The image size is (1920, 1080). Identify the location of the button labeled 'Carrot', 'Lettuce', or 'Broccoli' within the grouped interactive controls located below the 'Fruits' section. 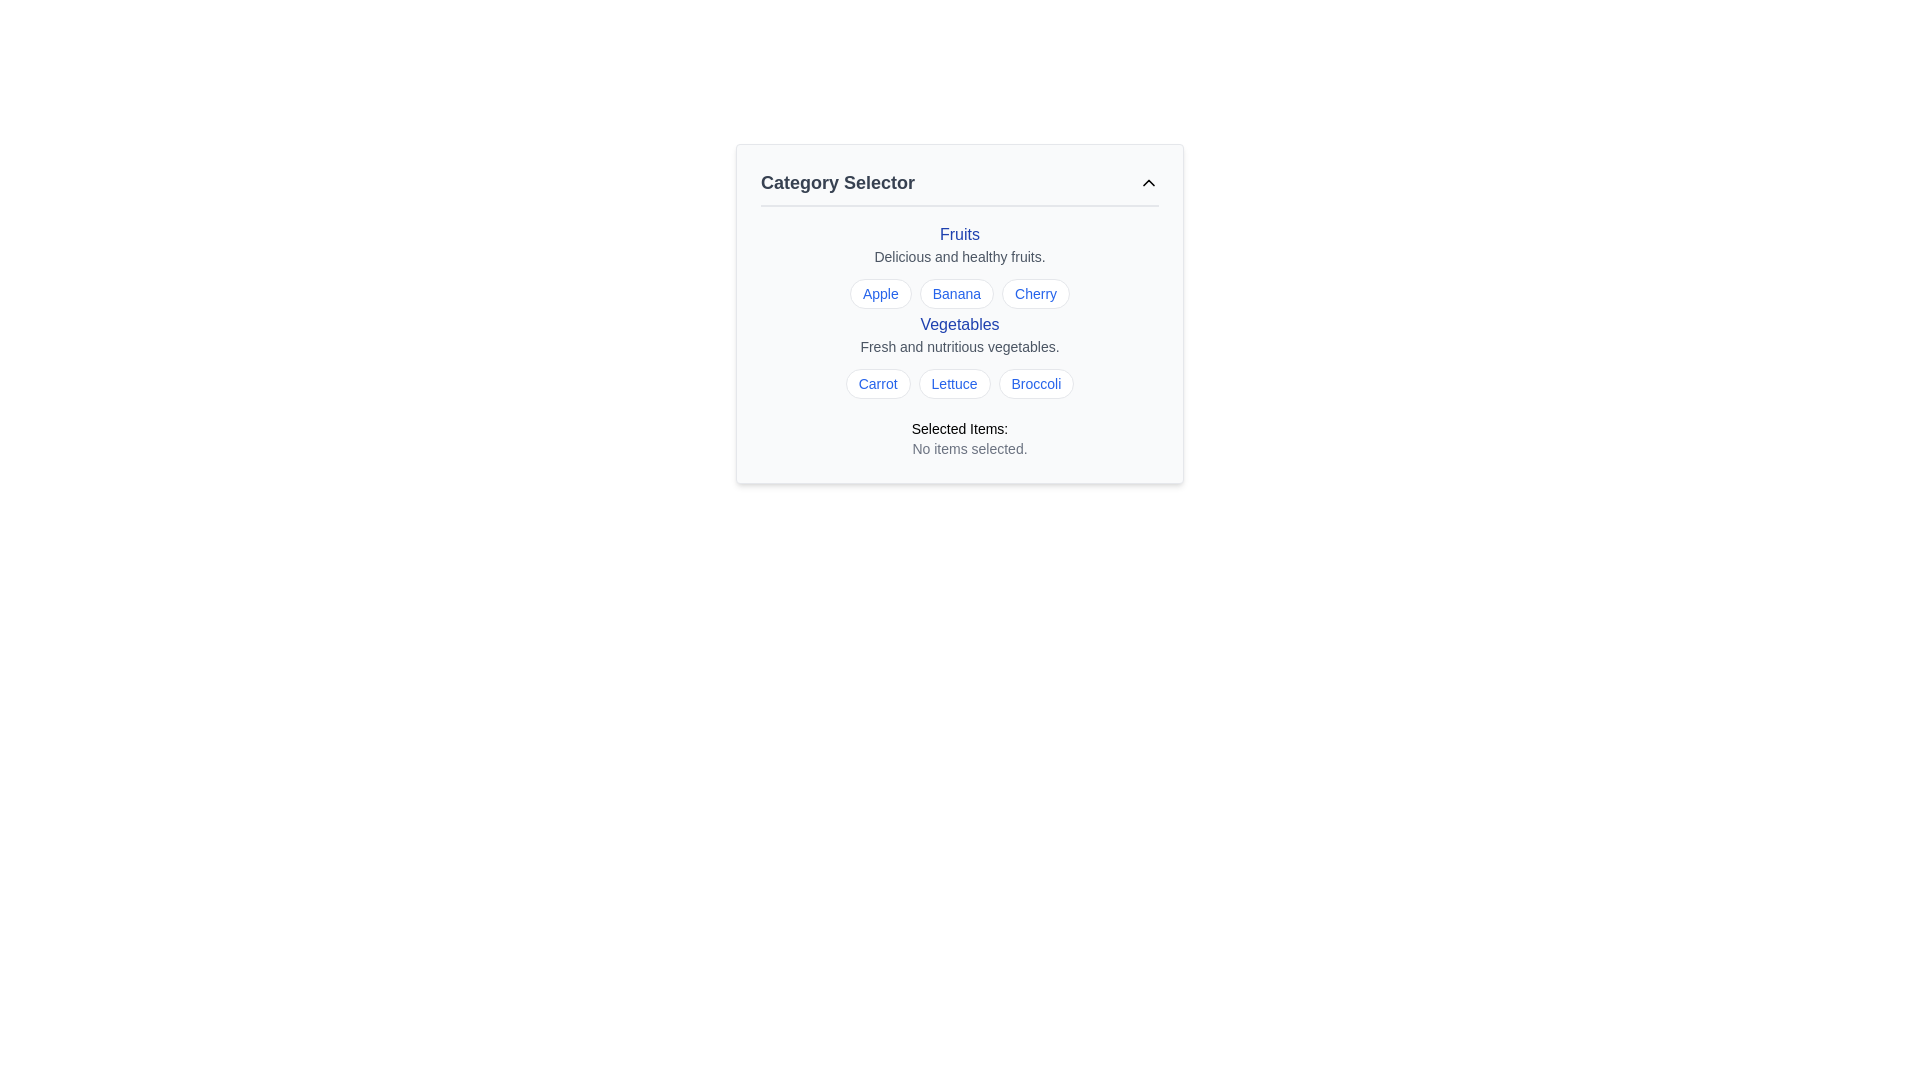
(960, 357).